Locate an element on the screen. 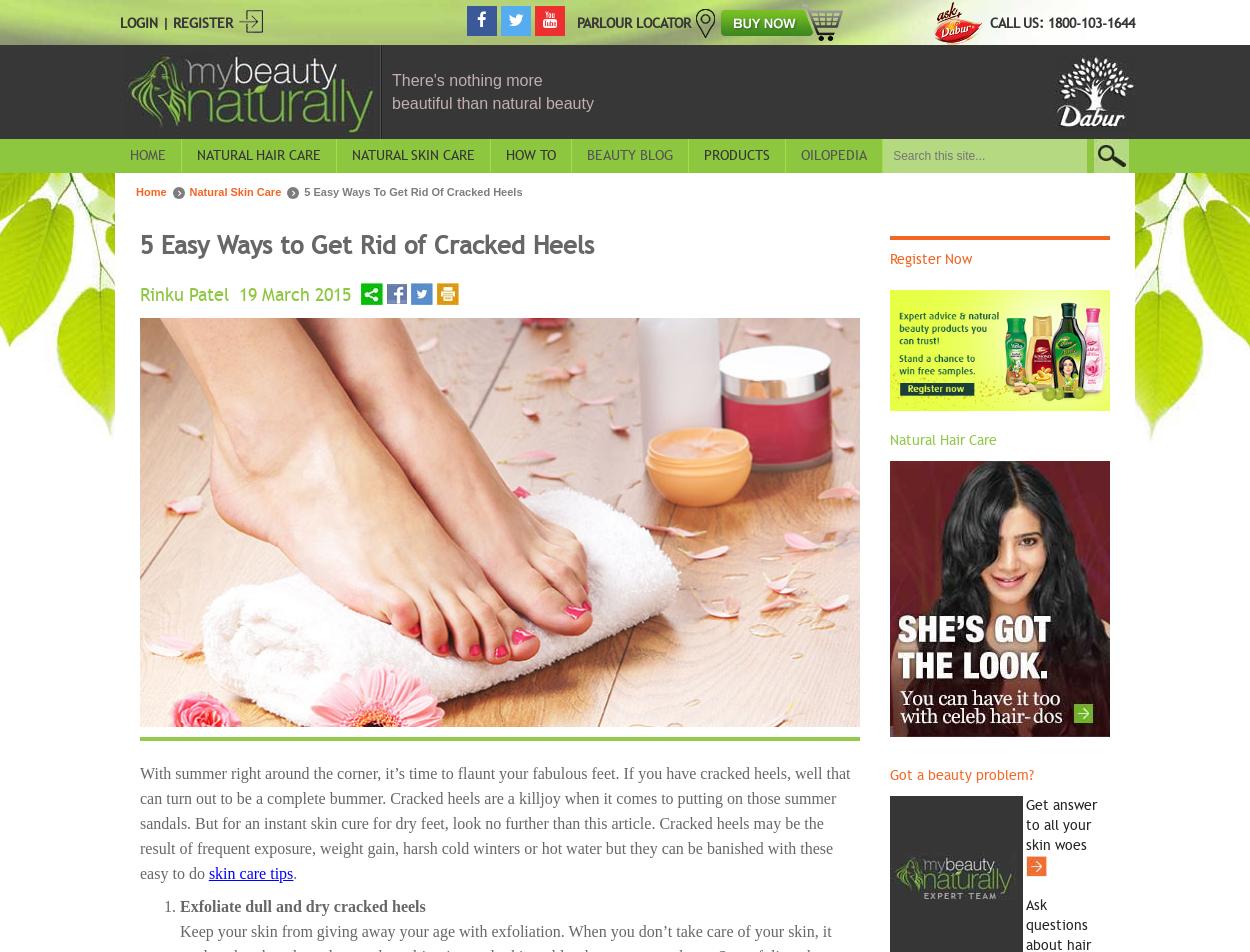 Image resolution: width=1250 pixels, height=952 pixels. 'Home' is located at coordinates (148, 155).